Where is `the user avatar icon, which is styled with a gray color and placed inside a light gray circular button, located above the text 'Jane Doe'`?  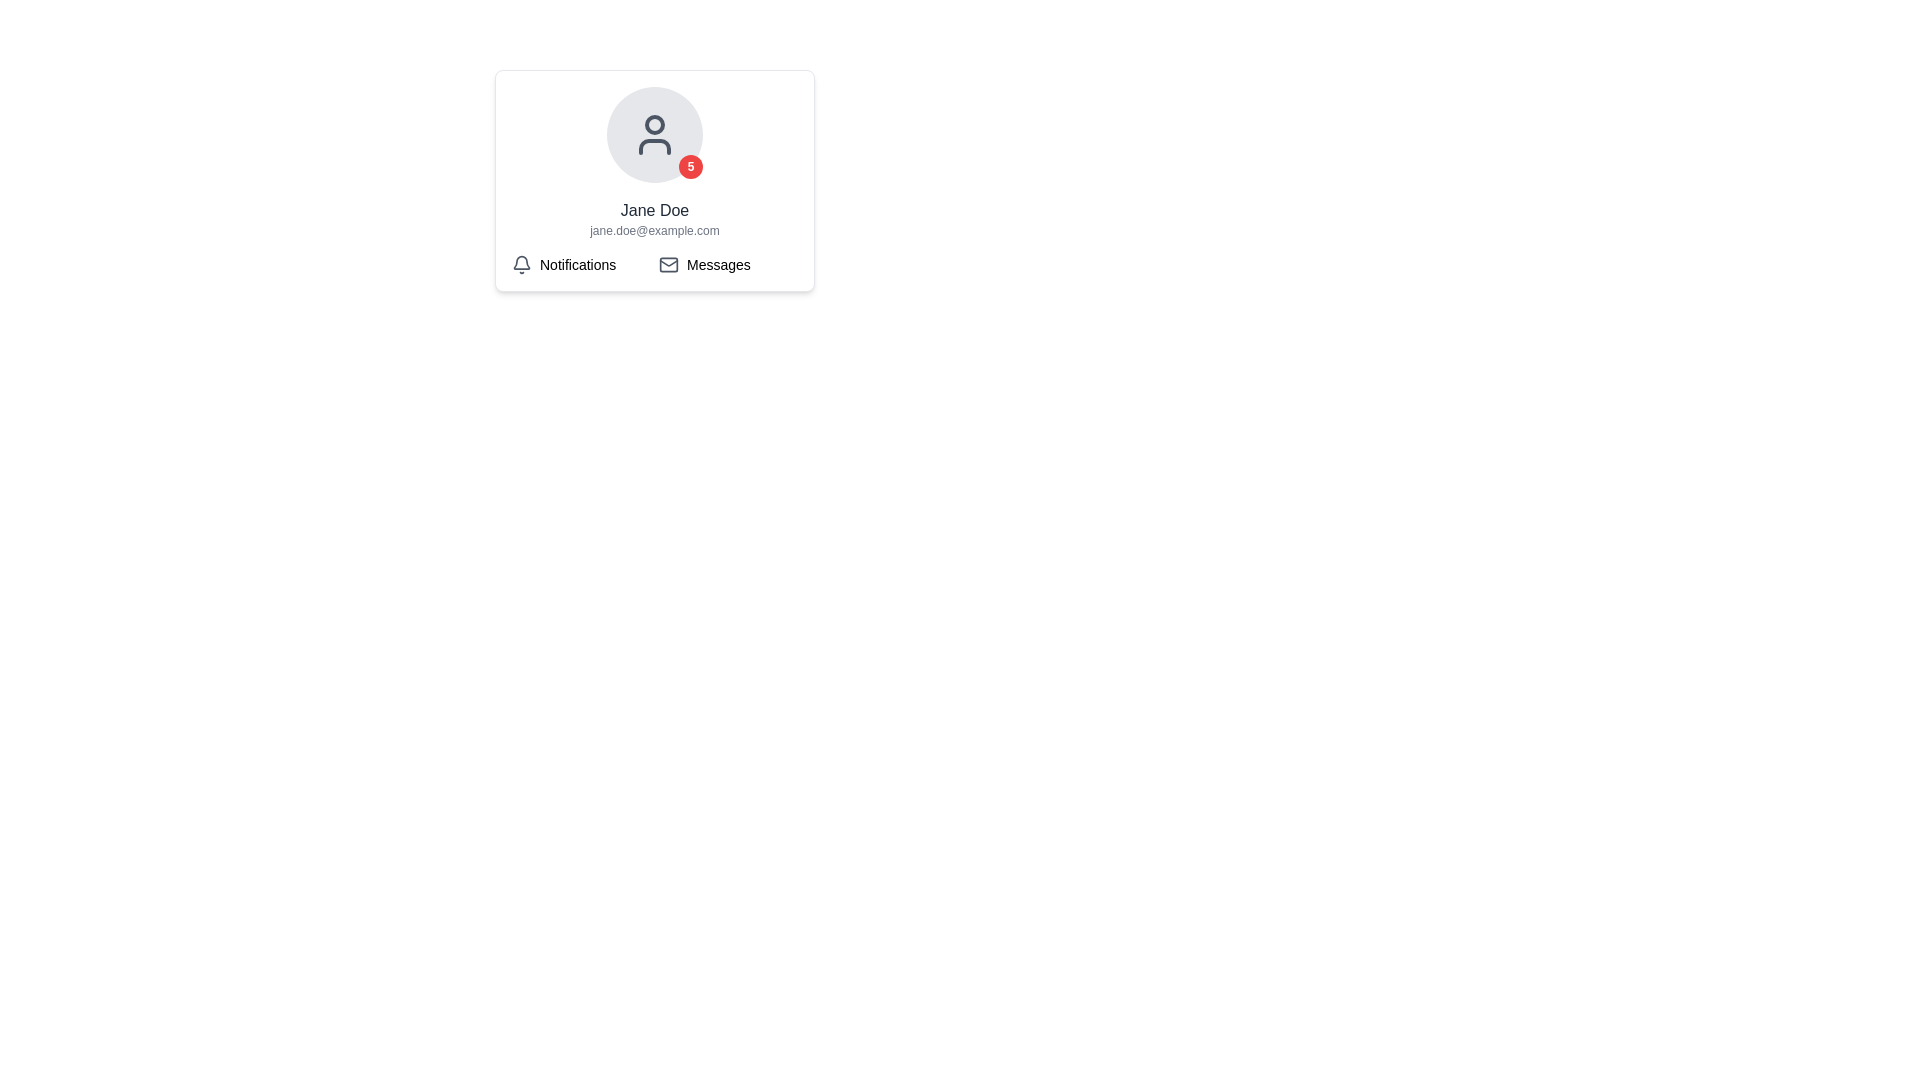 the user avatar icon, which is styled with a gray color and placed inside a light gray circular button, located above the text 'Jane Doe' is located at coordinates (654, 135).